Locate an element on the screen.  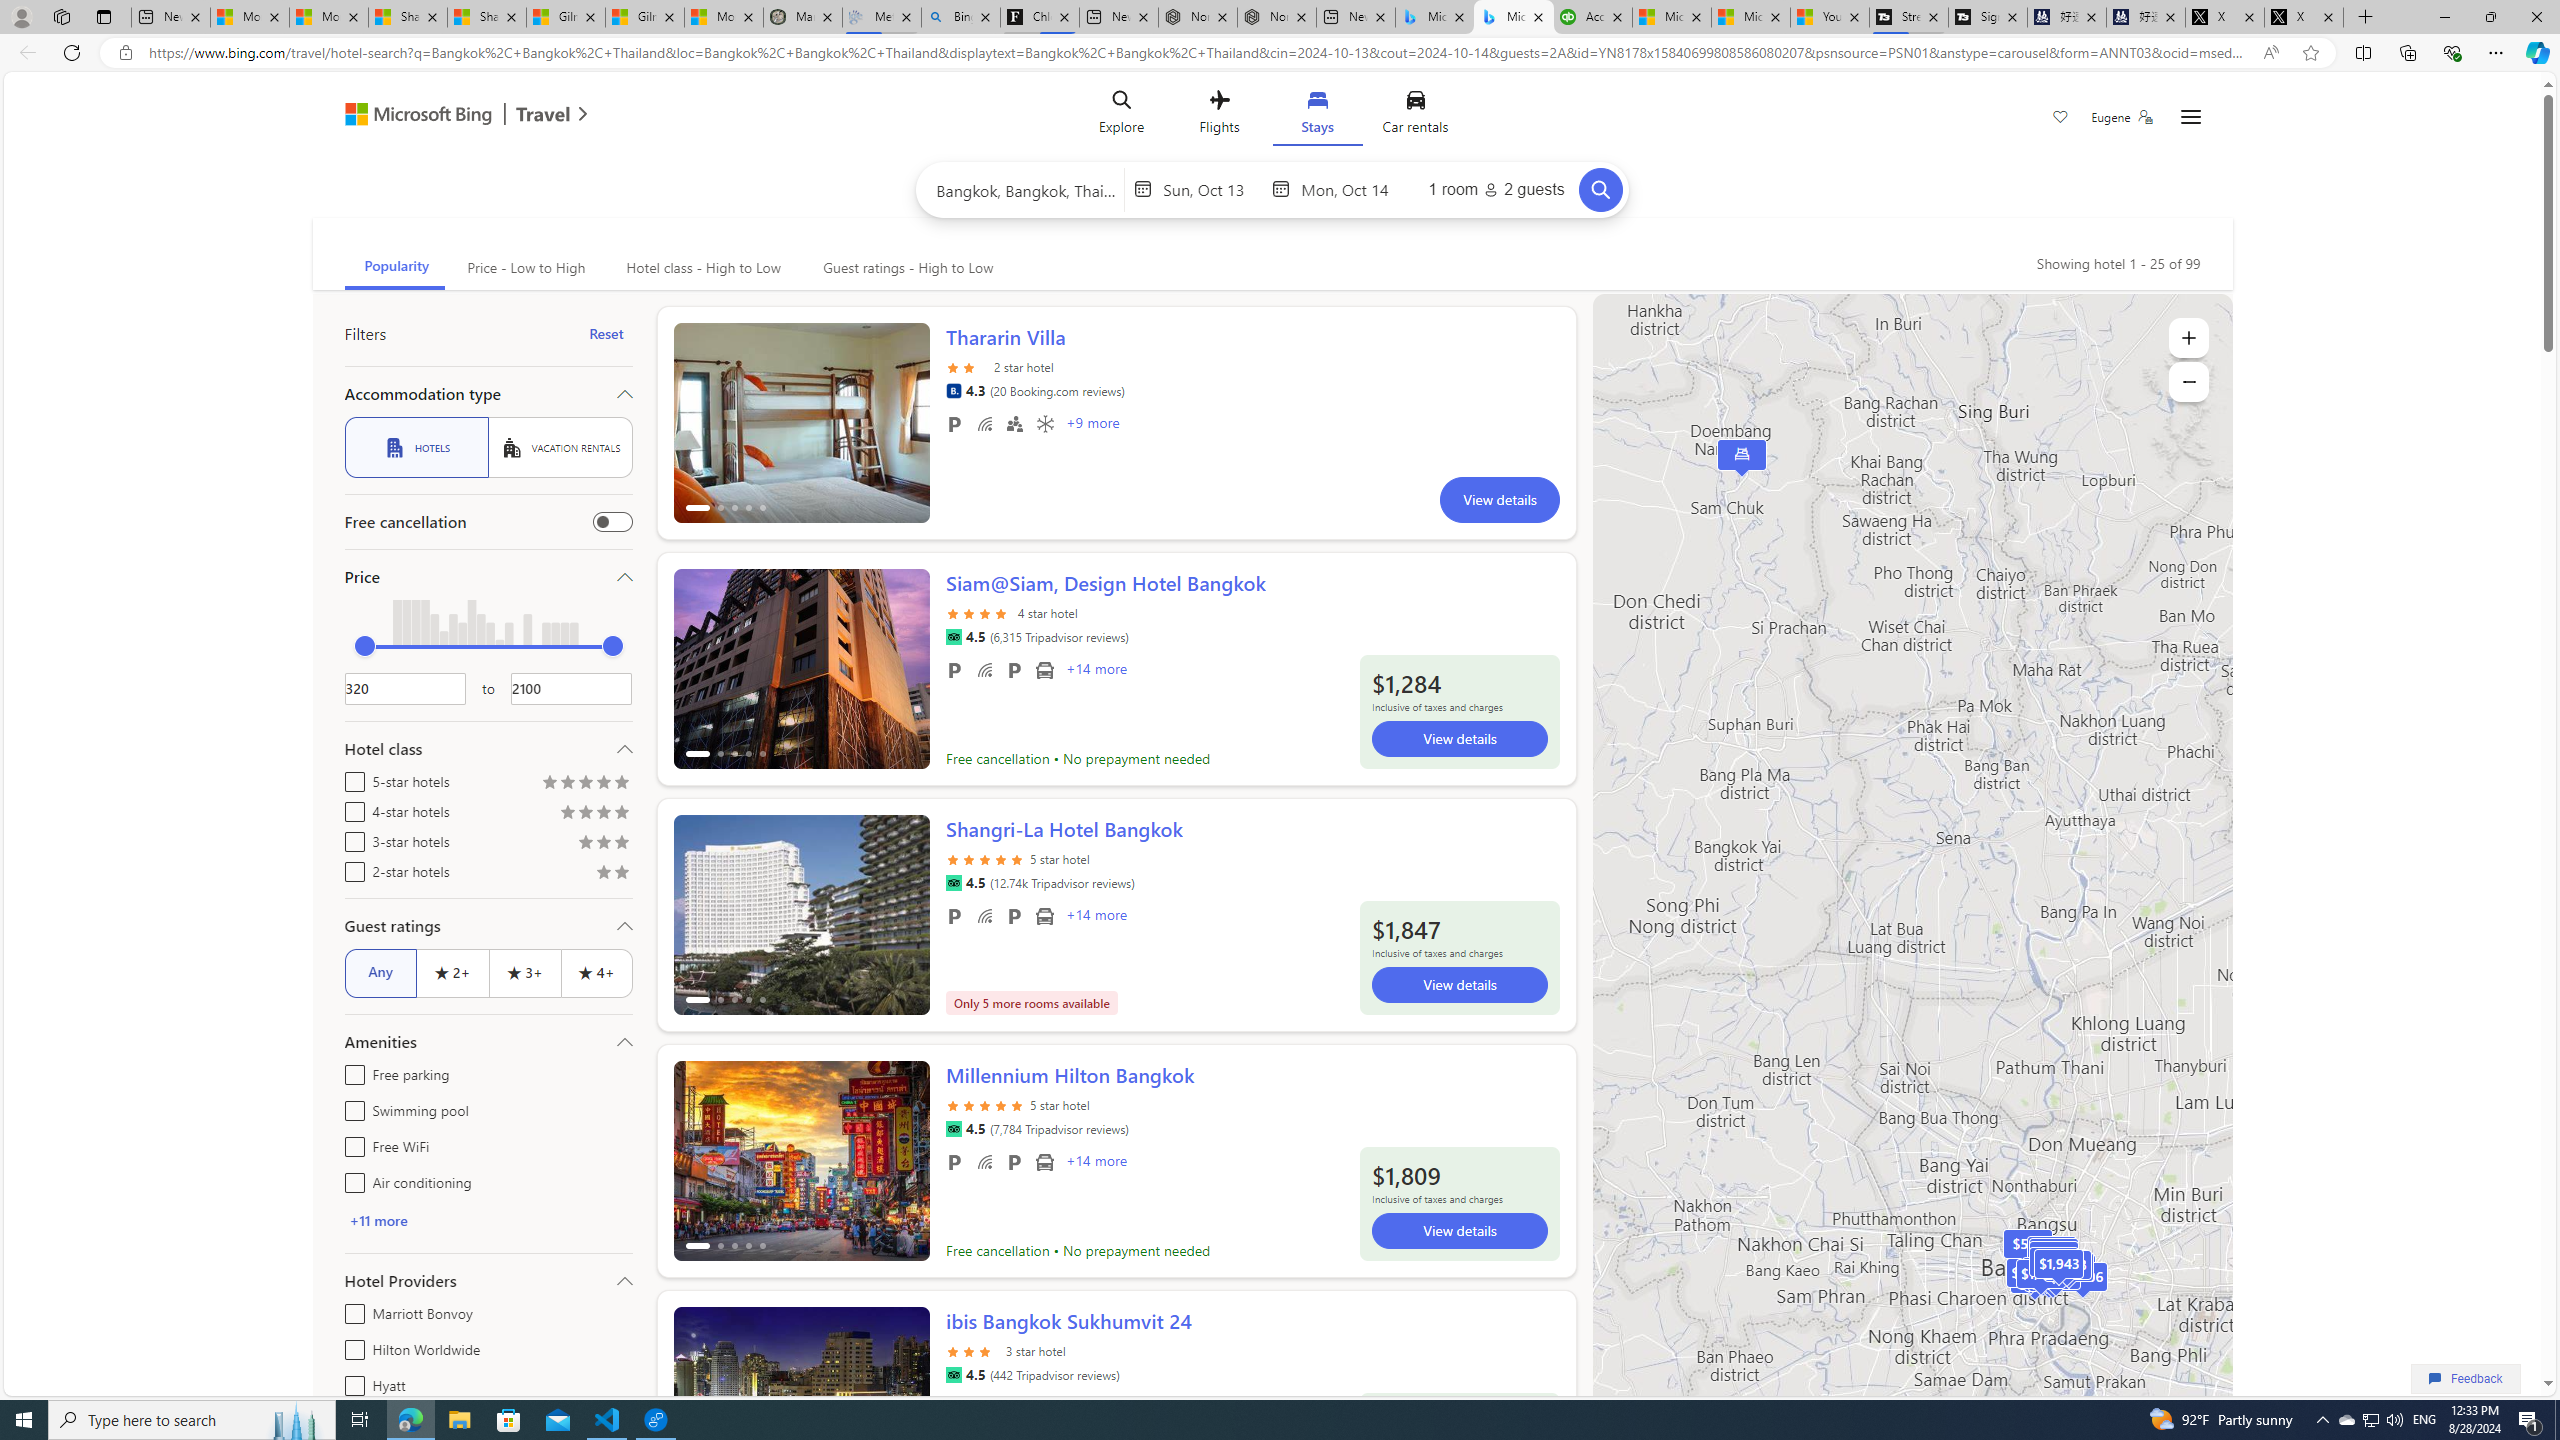
'Flights' is located at coordinates (1218, 115).